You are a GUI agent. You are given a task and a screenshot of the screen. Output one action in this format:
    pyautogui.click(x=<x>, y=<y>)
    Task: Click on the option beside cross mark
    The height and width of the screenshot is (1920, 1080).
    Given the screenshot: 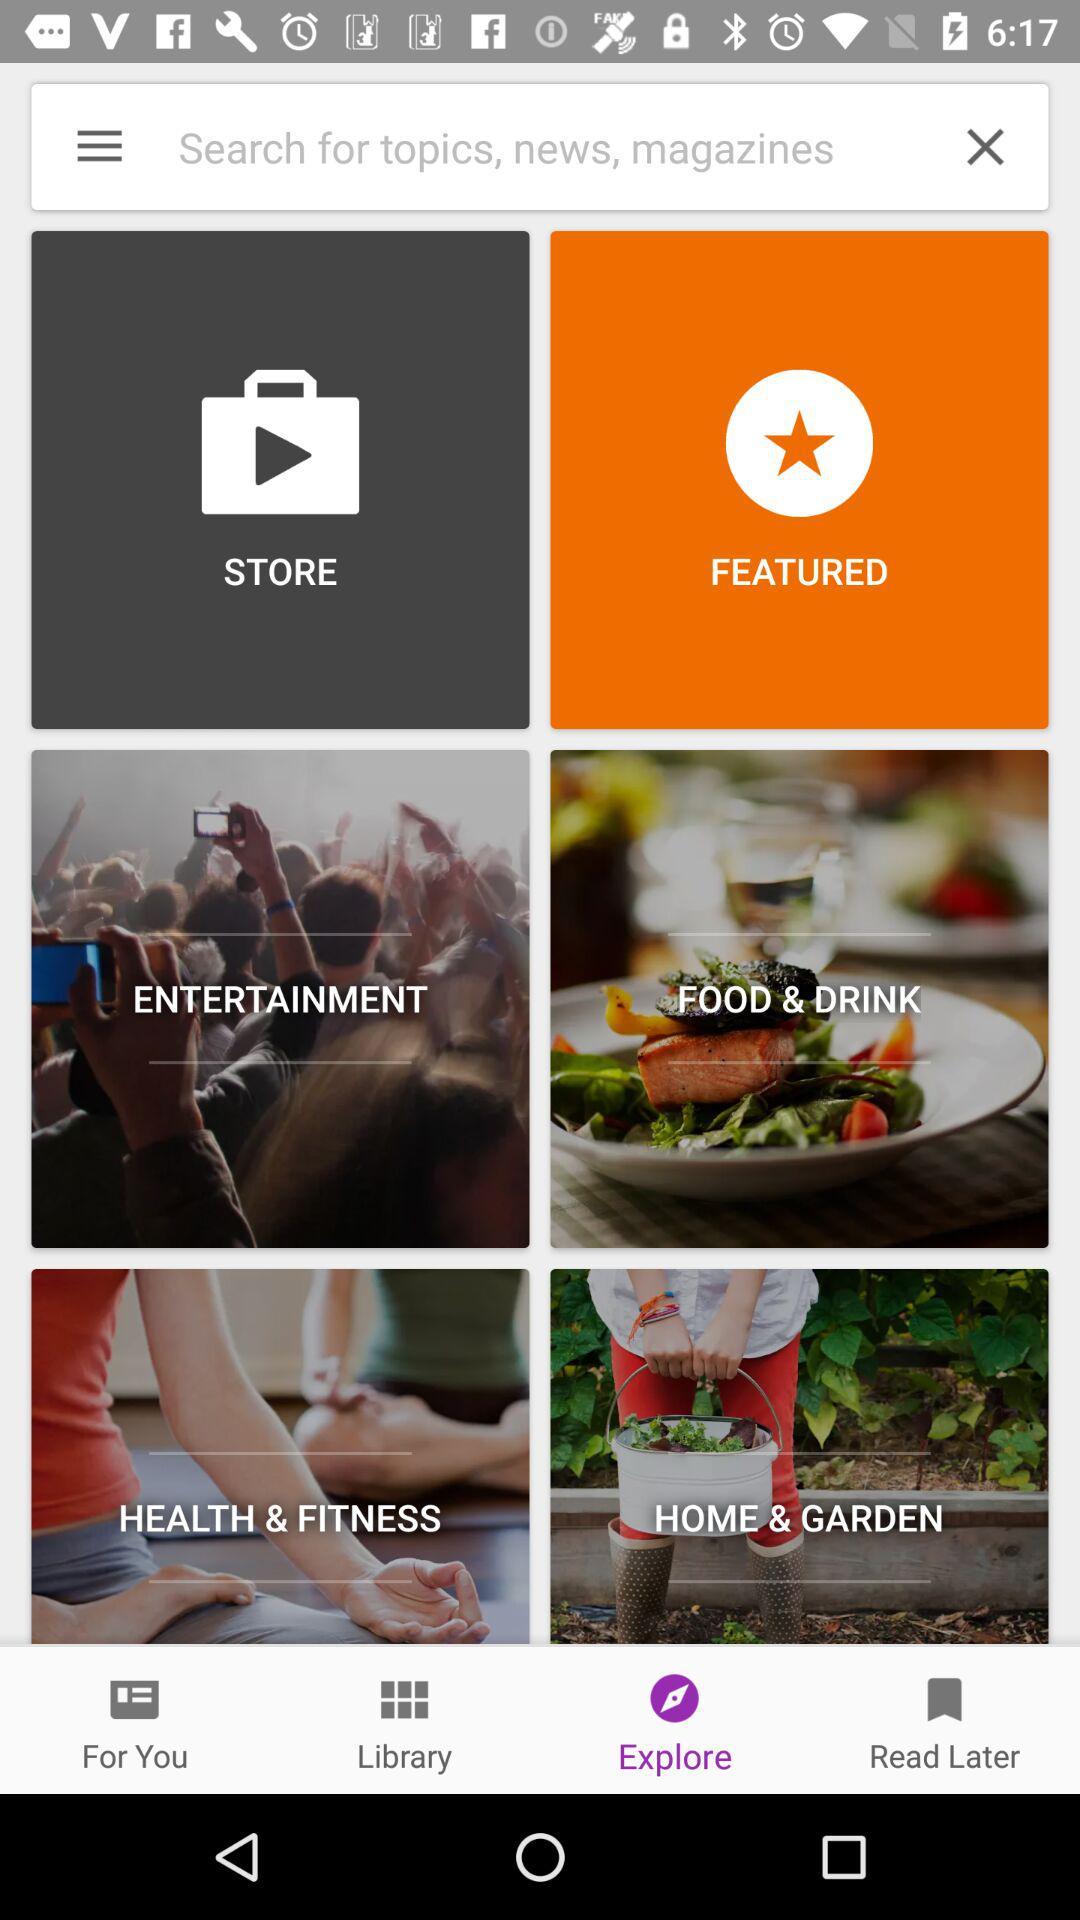 What is the action you would take?
    pyautogui.click(x=528, y=146)
    